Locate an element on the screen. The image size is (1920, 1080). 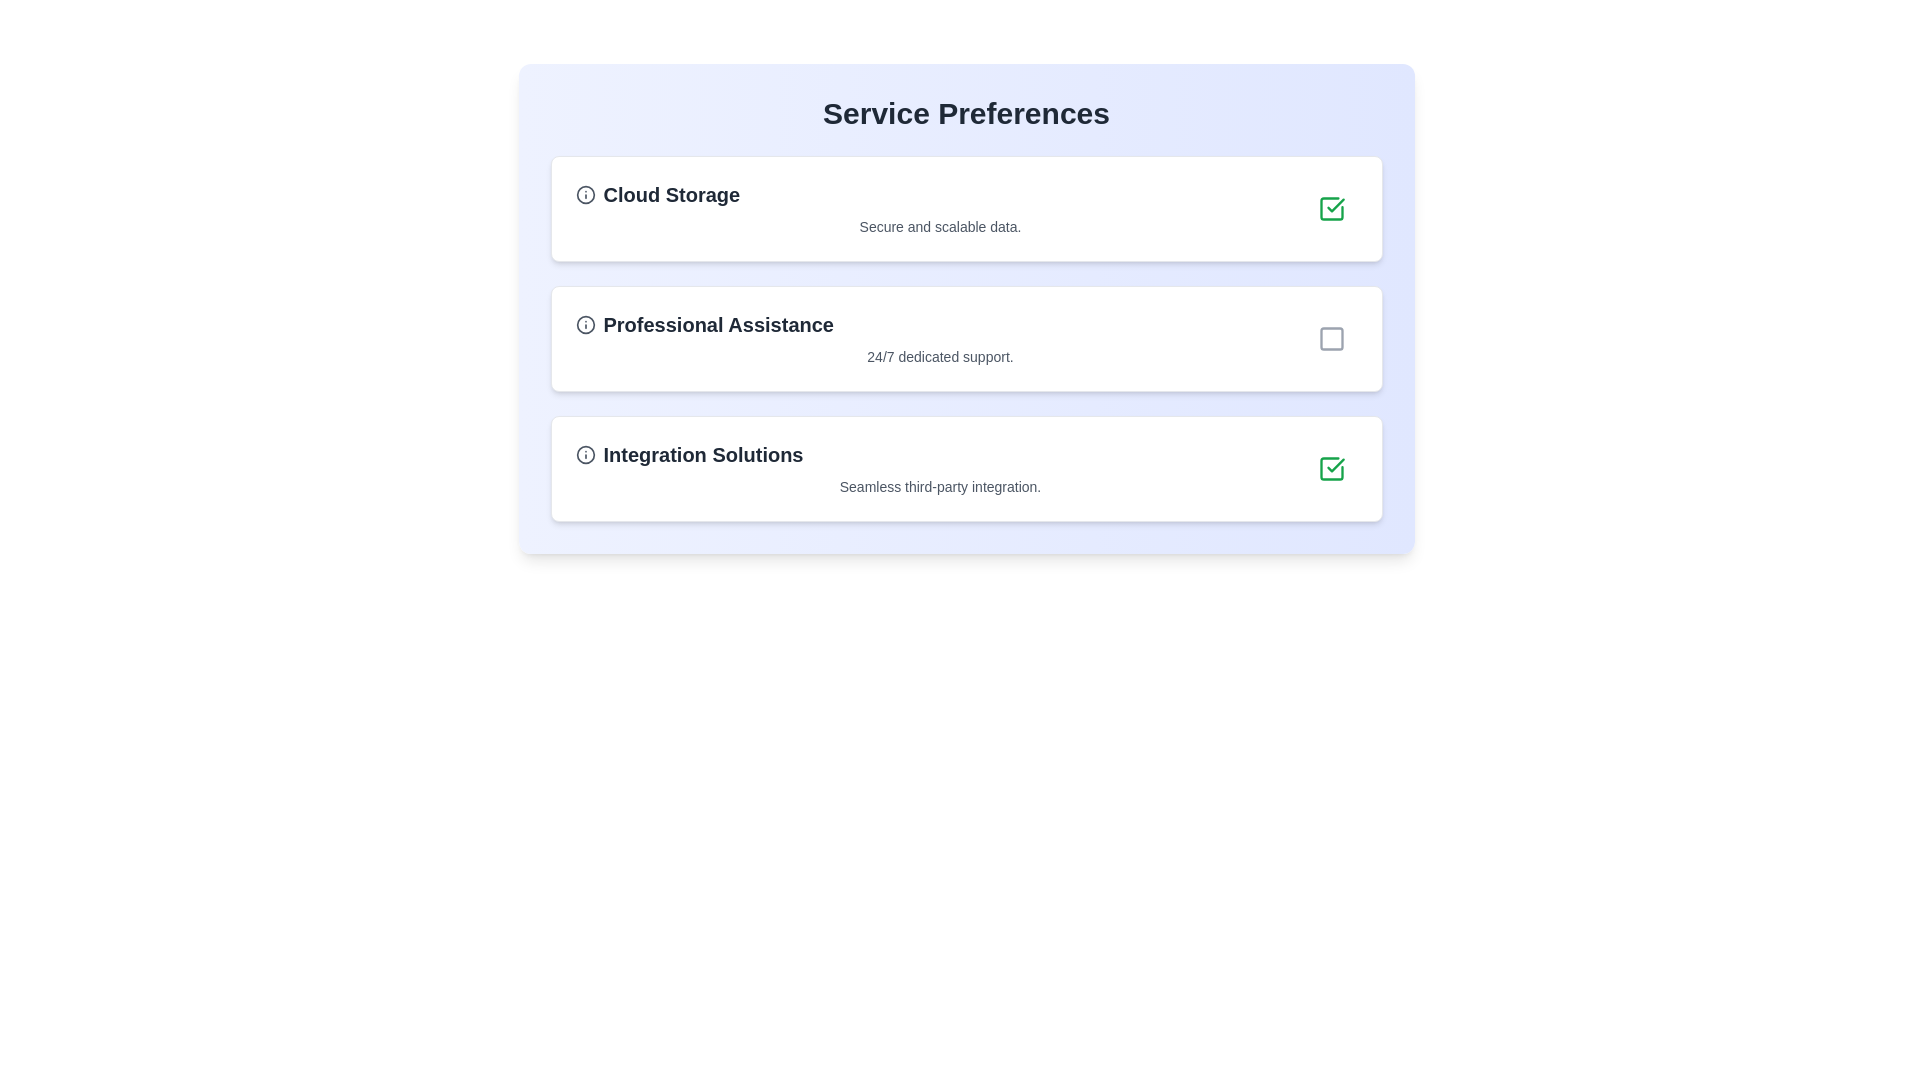
the graphical part of the SVG illustration representing the checkbox in the top-right of the first option row is located at coordinates (1331, 469).